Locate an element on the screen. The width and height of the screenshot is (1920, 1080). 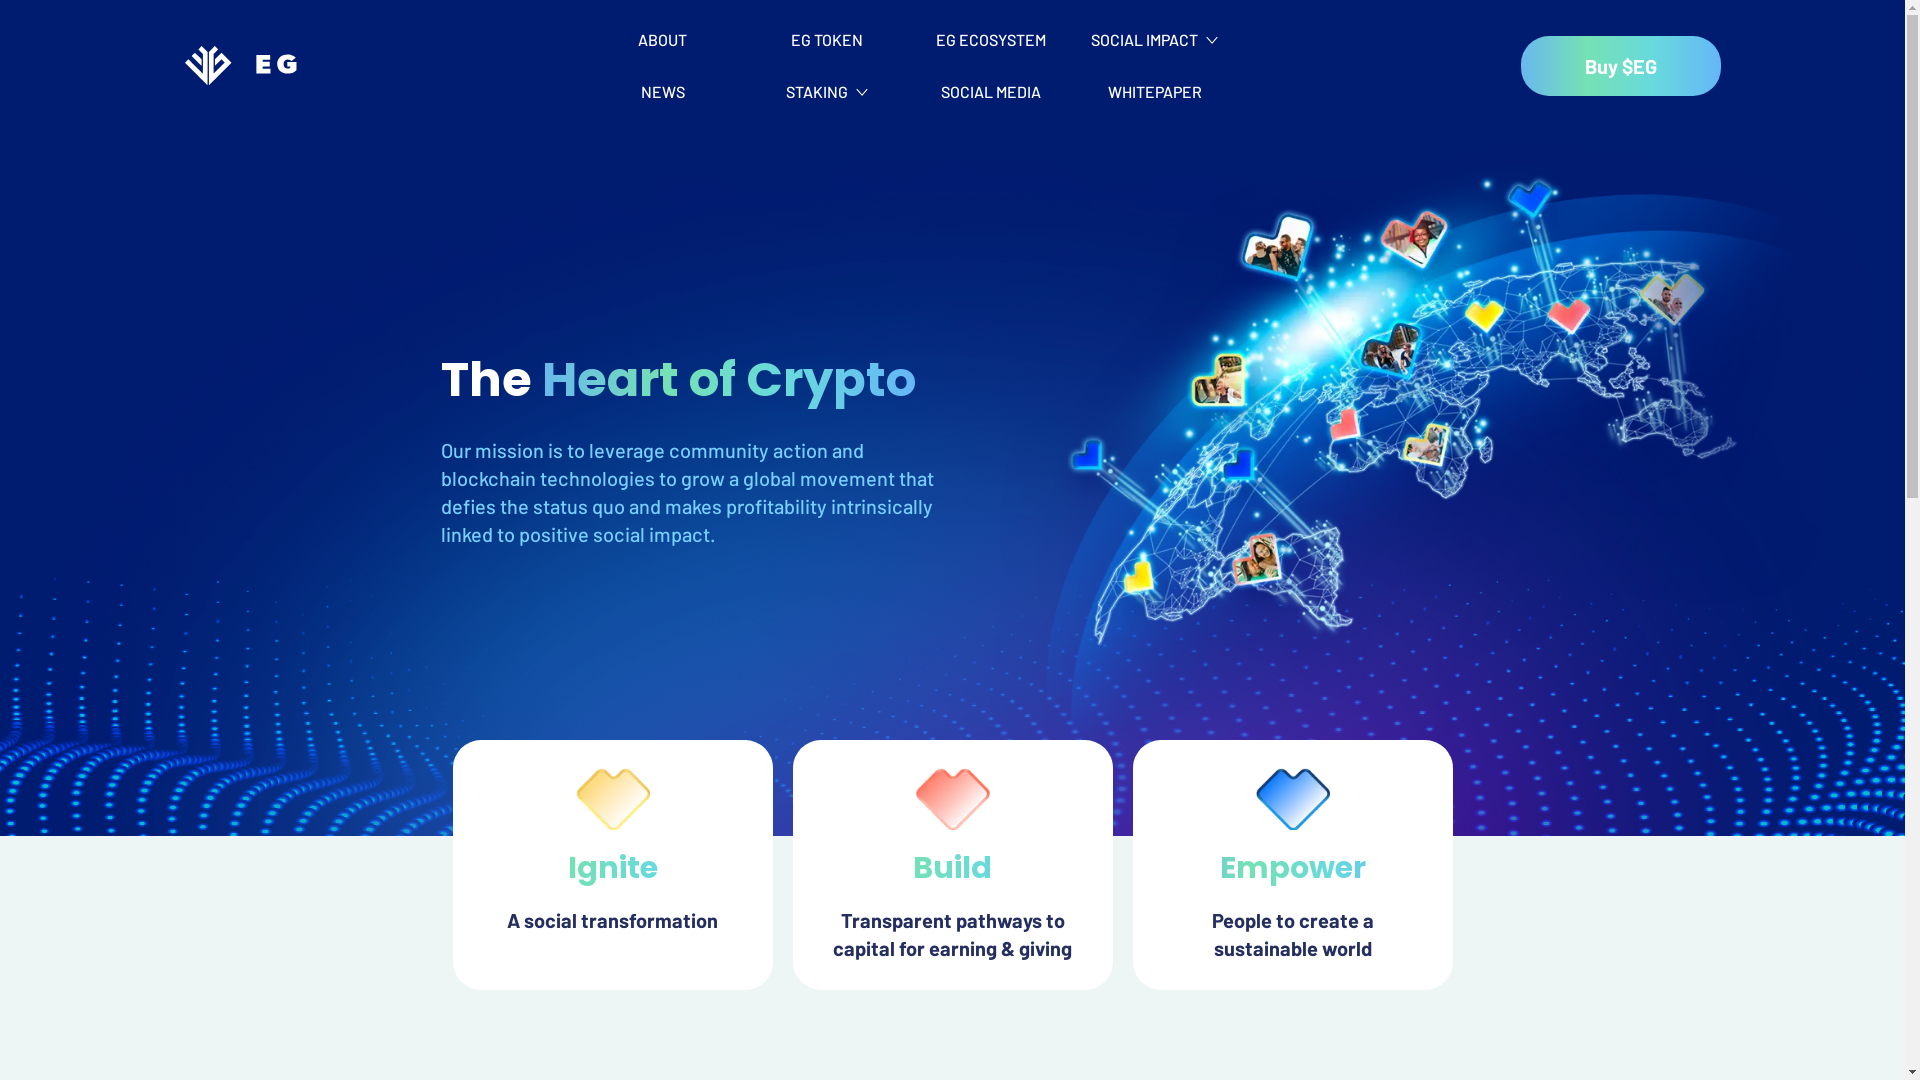
'EG TOKEN' is located at coordinates (744, 39).